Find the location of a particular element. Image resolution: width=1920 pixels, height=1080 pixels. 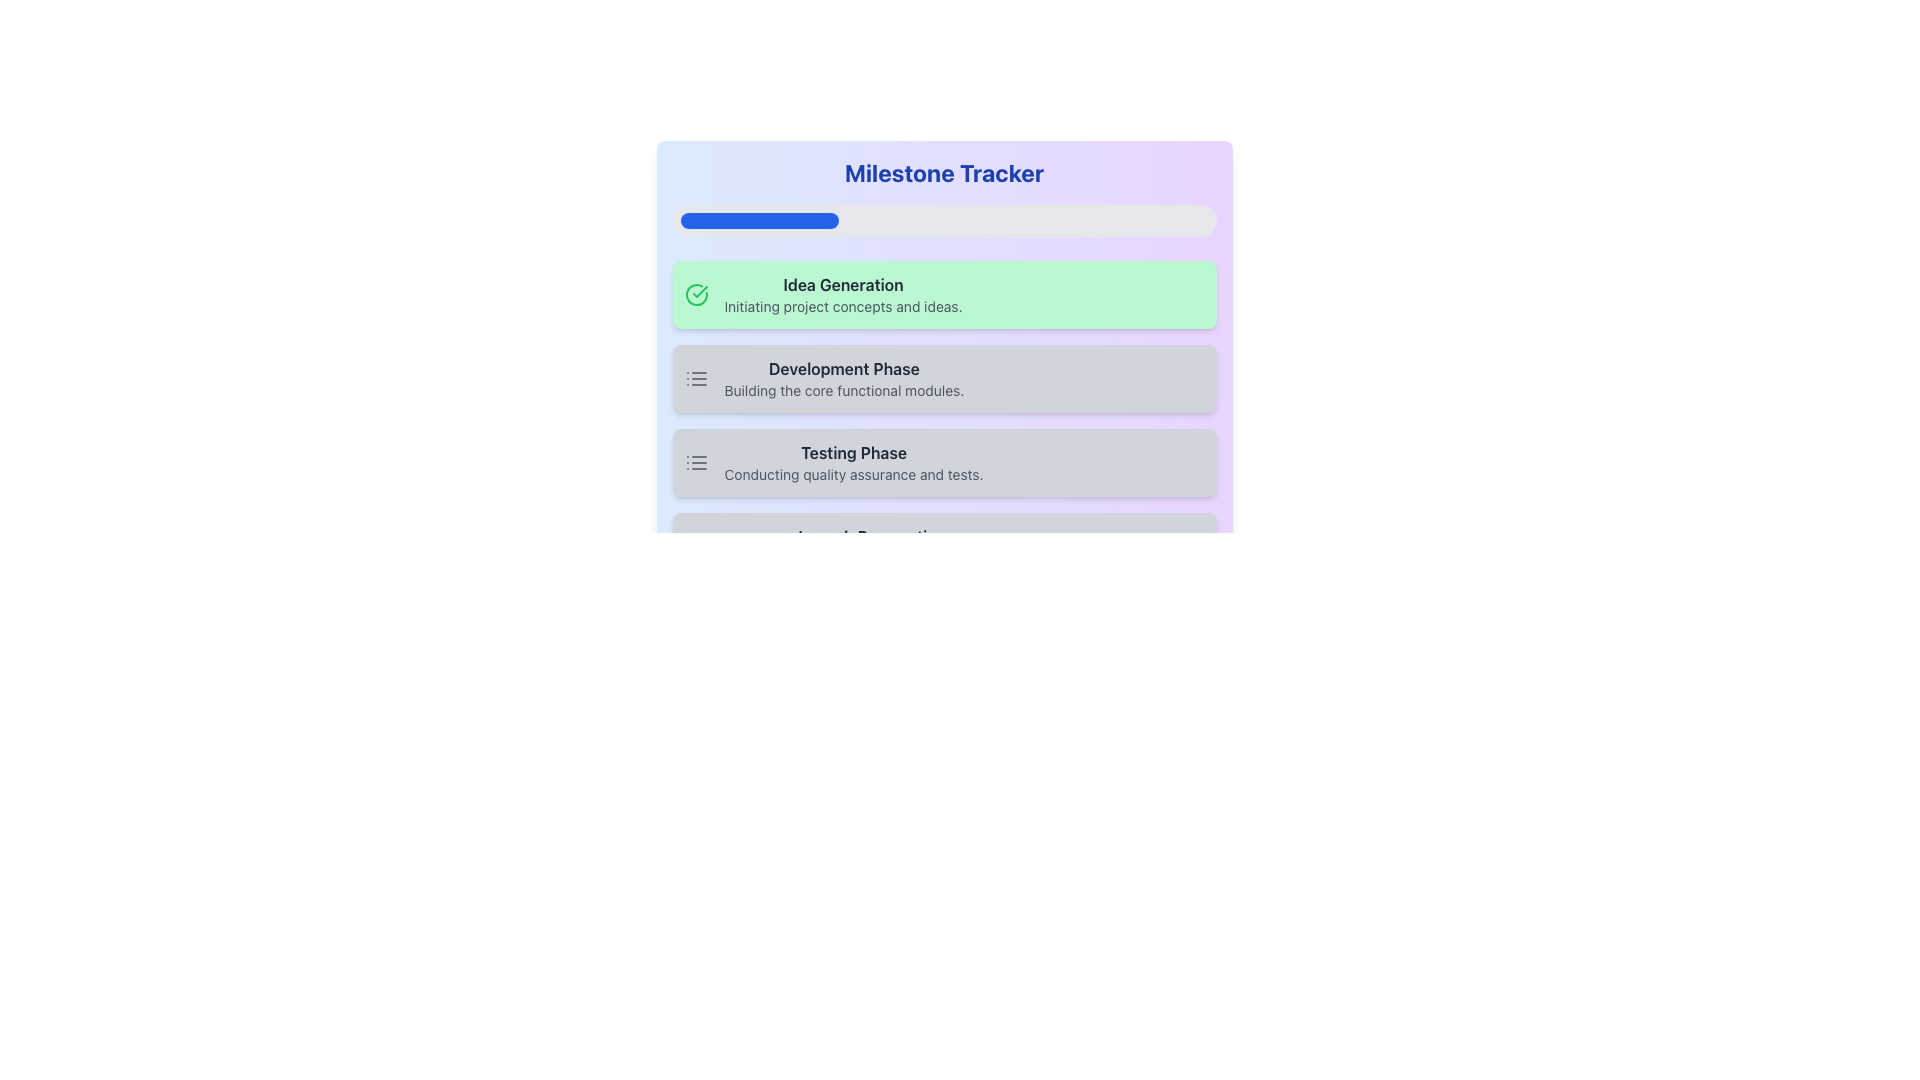

the text label reading 'Development Phase', which is centrally positioned within the second card-like section of the vertical list of milestones is located at coordinates (844, 369).